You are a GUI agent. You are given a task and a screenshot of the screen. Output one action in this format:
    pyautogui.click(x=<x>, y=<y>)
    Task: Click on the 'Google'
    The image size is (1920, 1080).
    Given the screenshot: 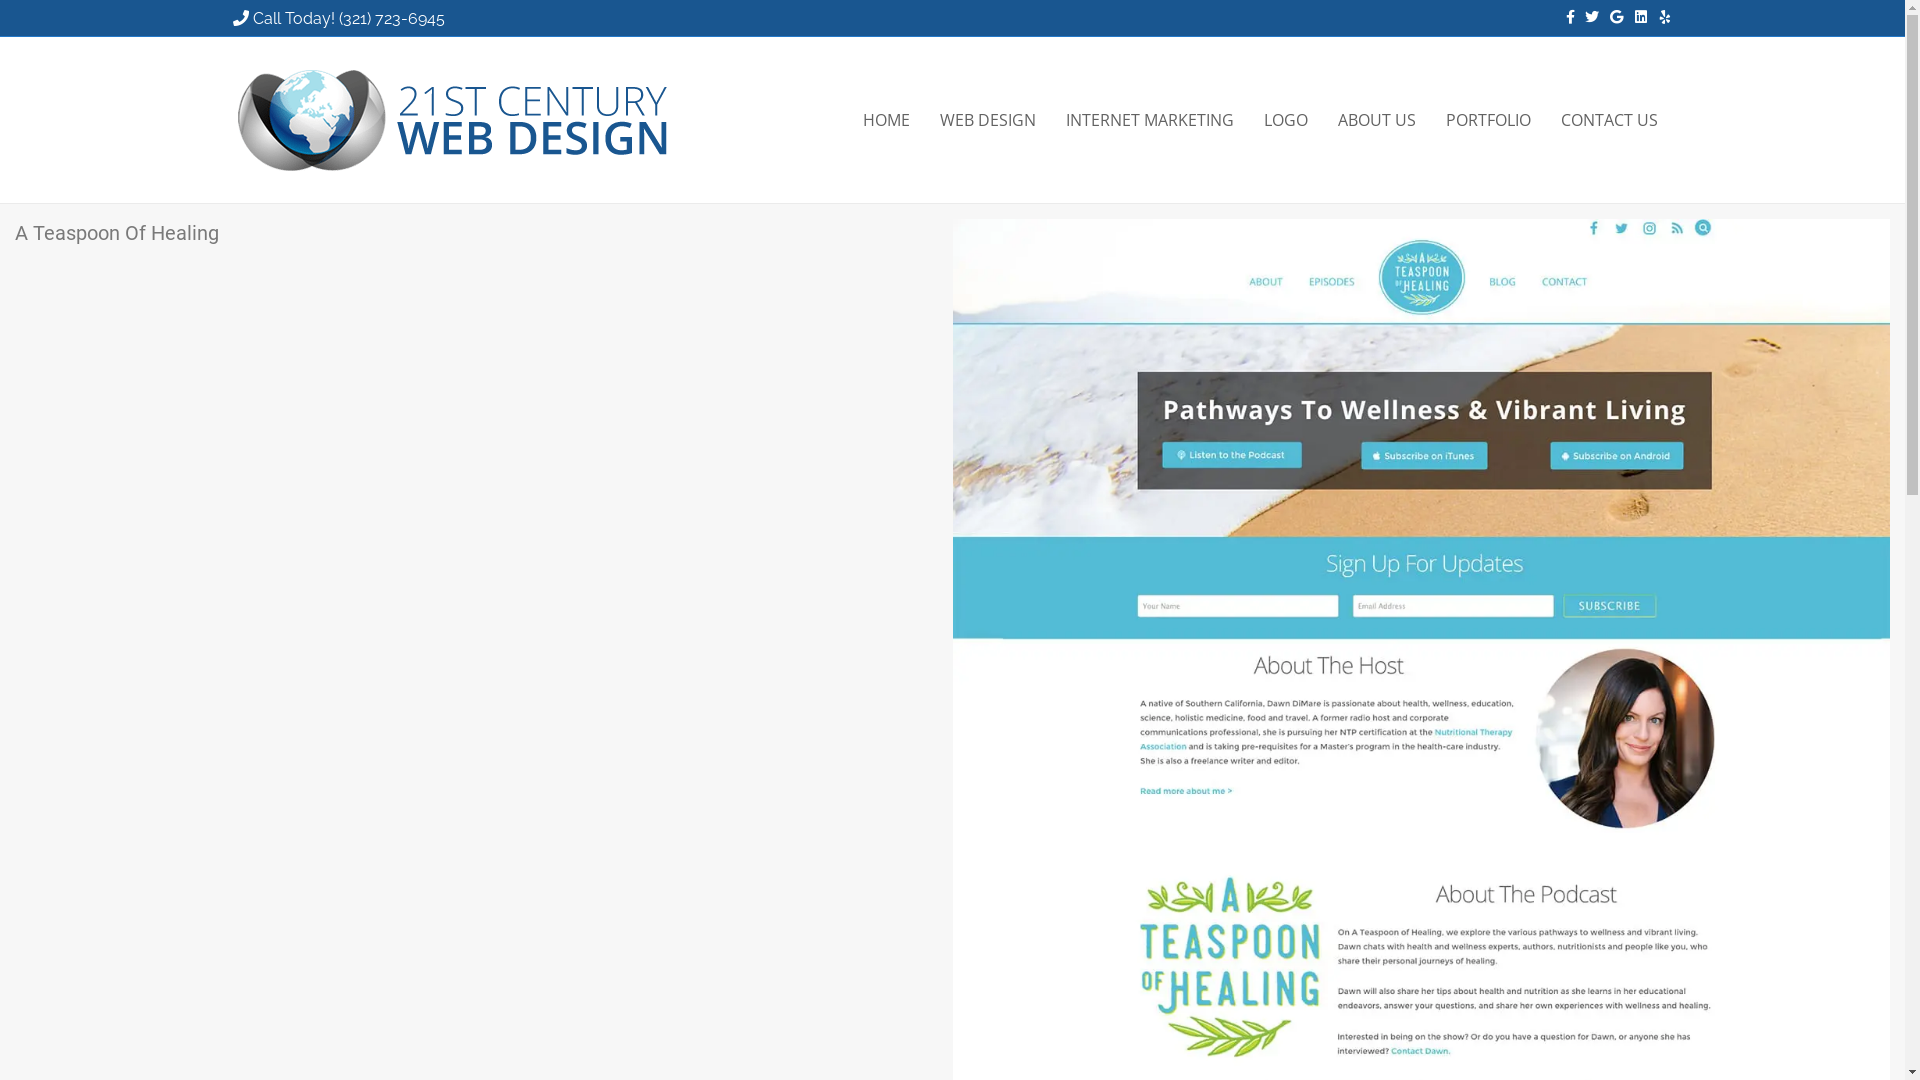 What is the action you would take?
    pyautogui.click(x=1609, y=15)
    